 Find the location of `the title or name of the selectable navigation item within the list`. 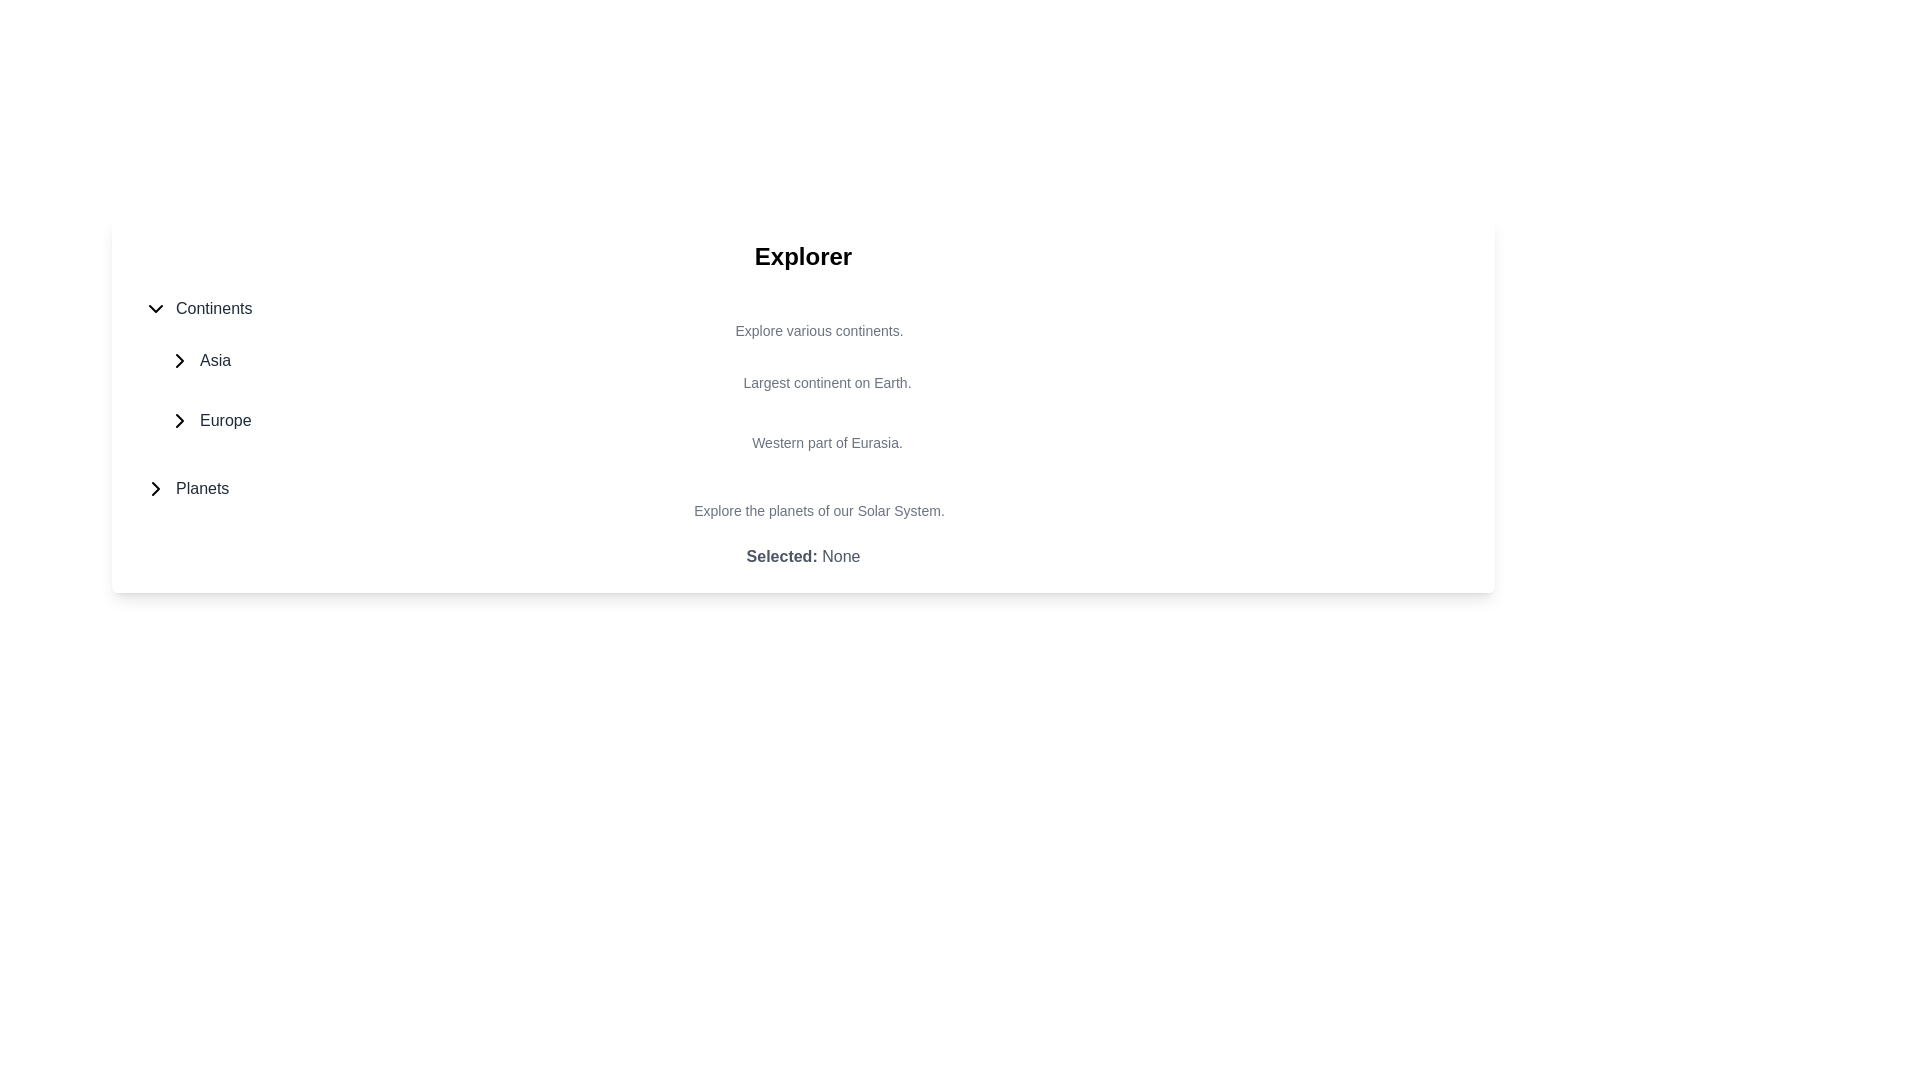

the title or name of the selectable navigation item within the list is located at coordinates (803, 489).